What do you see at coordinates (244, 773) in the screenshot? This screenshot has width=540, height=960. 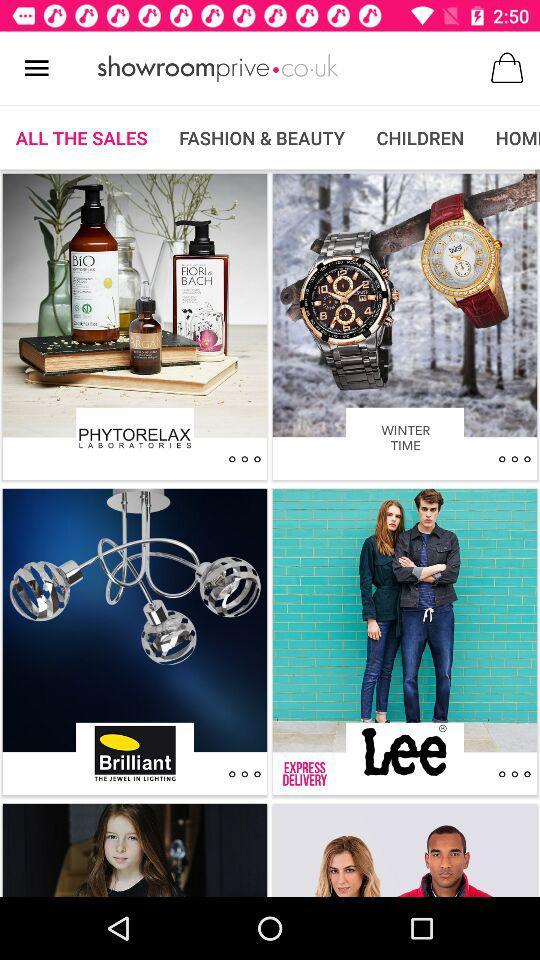 I see `more options` at bounding box center [244, 773].